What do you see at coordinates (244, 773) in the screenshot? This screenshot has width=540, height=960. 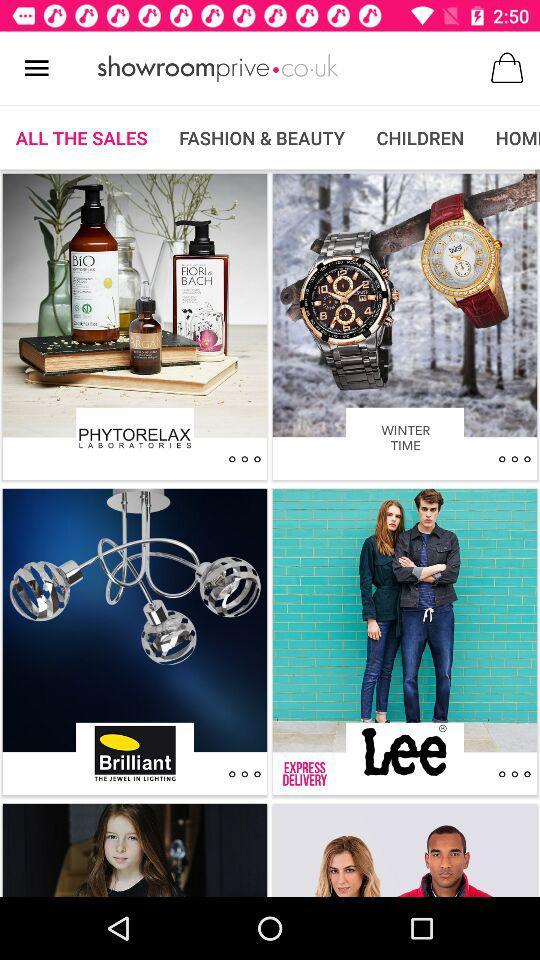 I see `more options` at bounding box center [244, 773].